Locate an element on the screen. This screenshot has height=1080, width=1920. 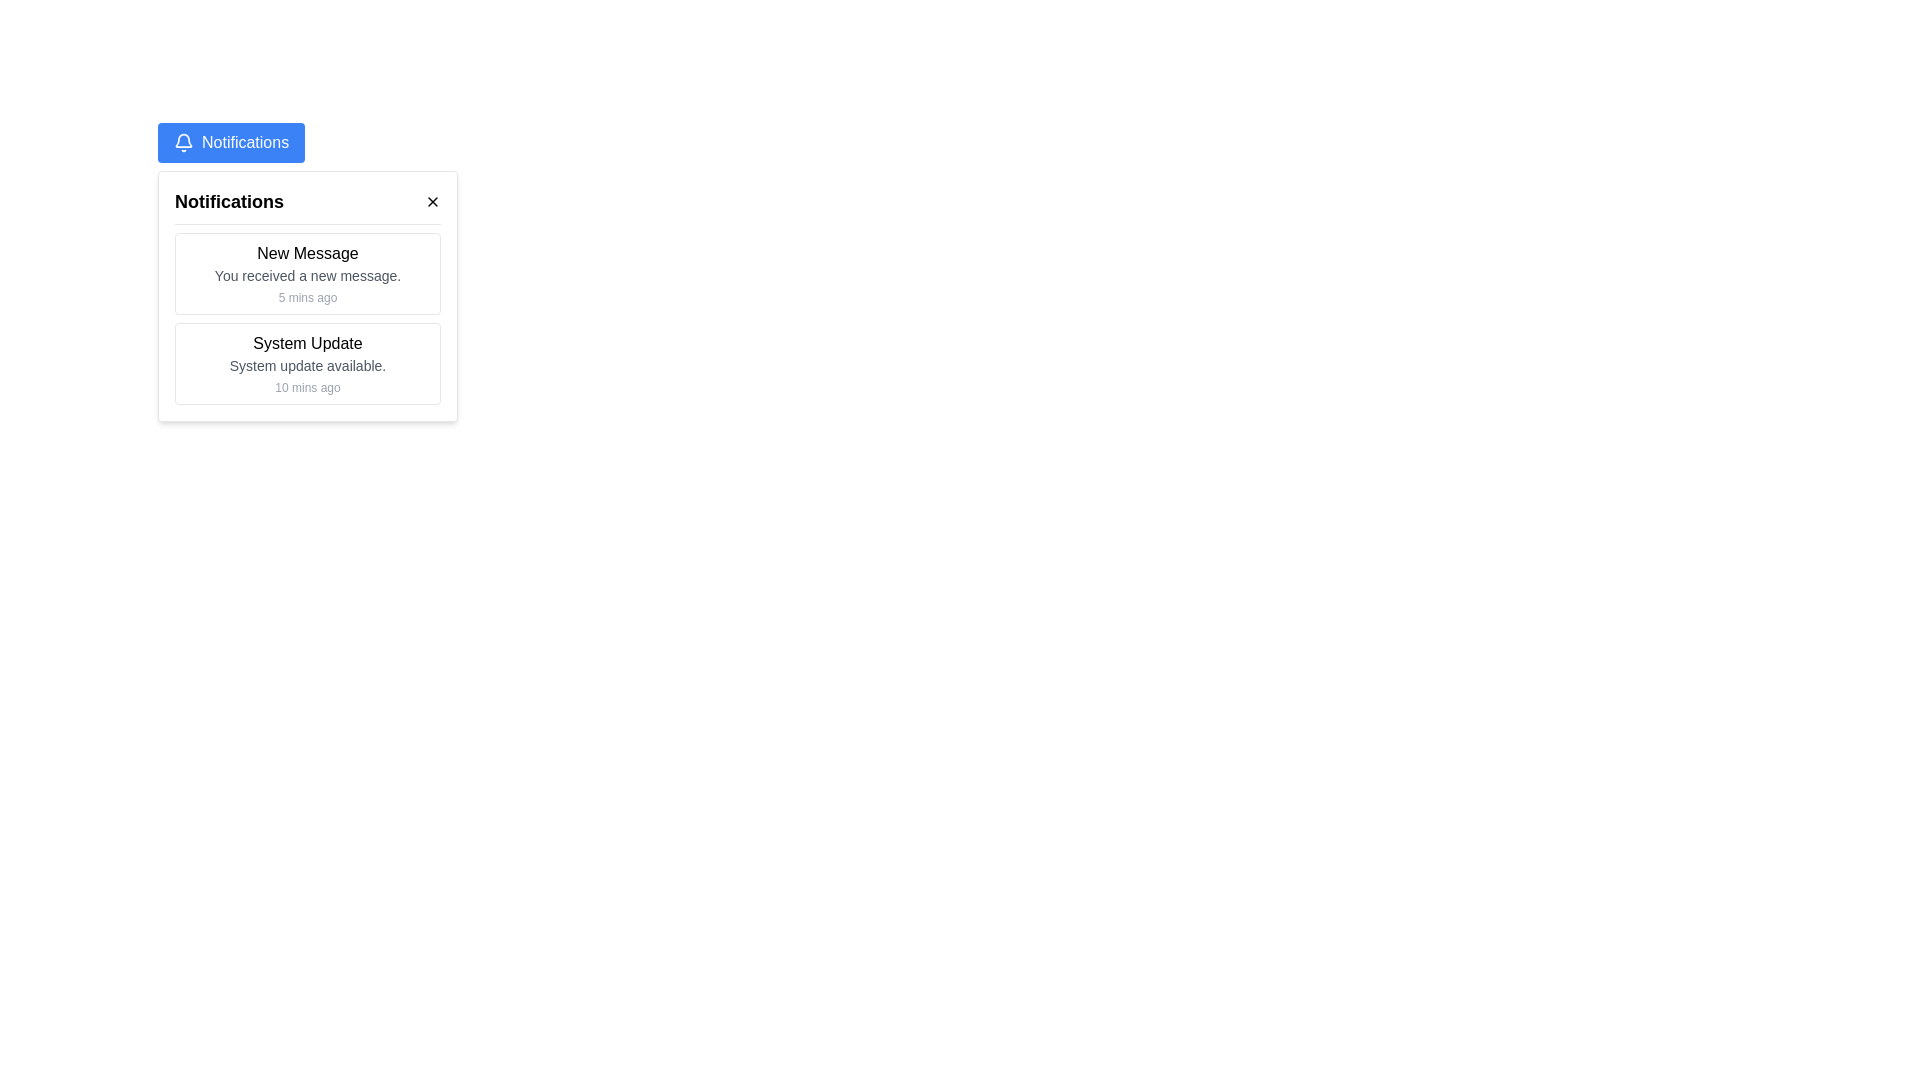
the second notification item that displays details of a system update and the time it was received is located at coordinates (306, 363).